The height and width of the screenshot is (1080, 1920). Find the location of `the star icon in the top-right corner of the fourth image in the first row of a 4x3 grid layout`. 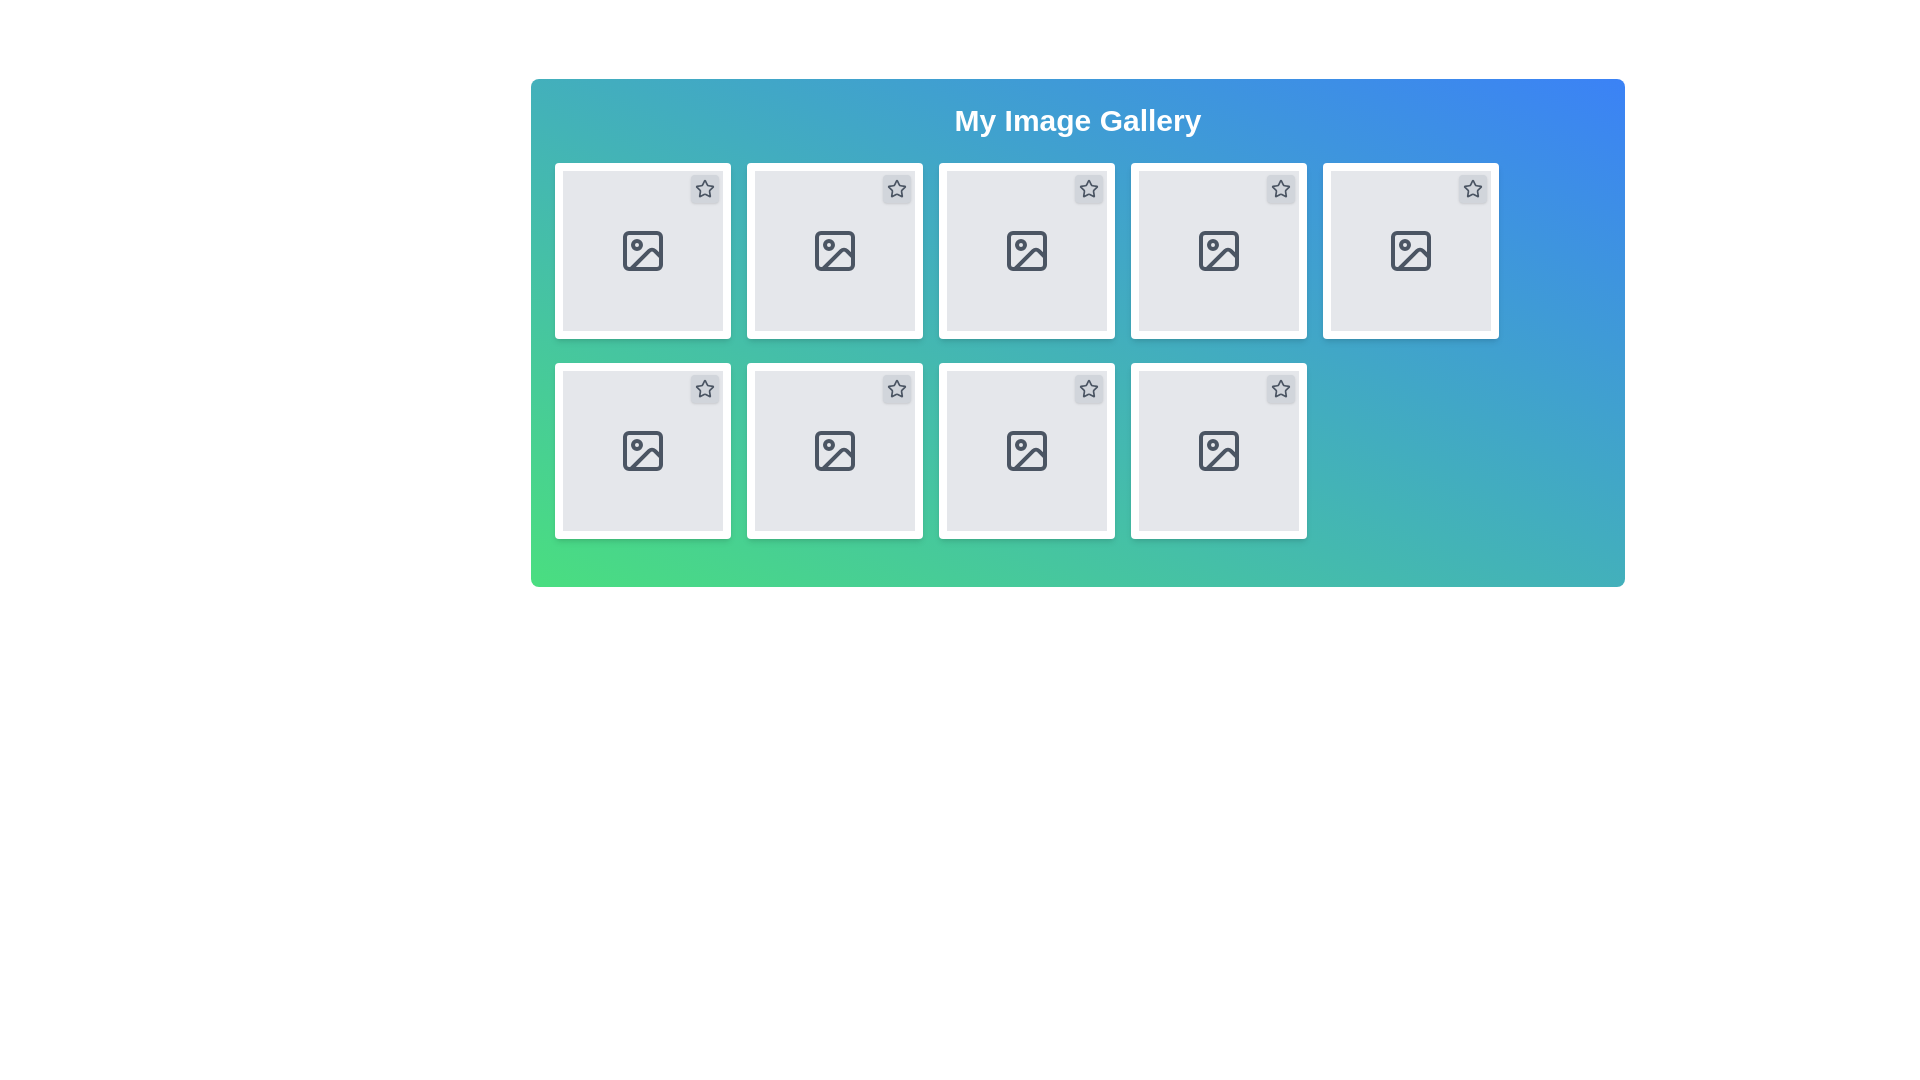

the star icon in the top-right corner of the fourth image in the first row of a 4x3 grid layout is located at coordinates (1087, 188).